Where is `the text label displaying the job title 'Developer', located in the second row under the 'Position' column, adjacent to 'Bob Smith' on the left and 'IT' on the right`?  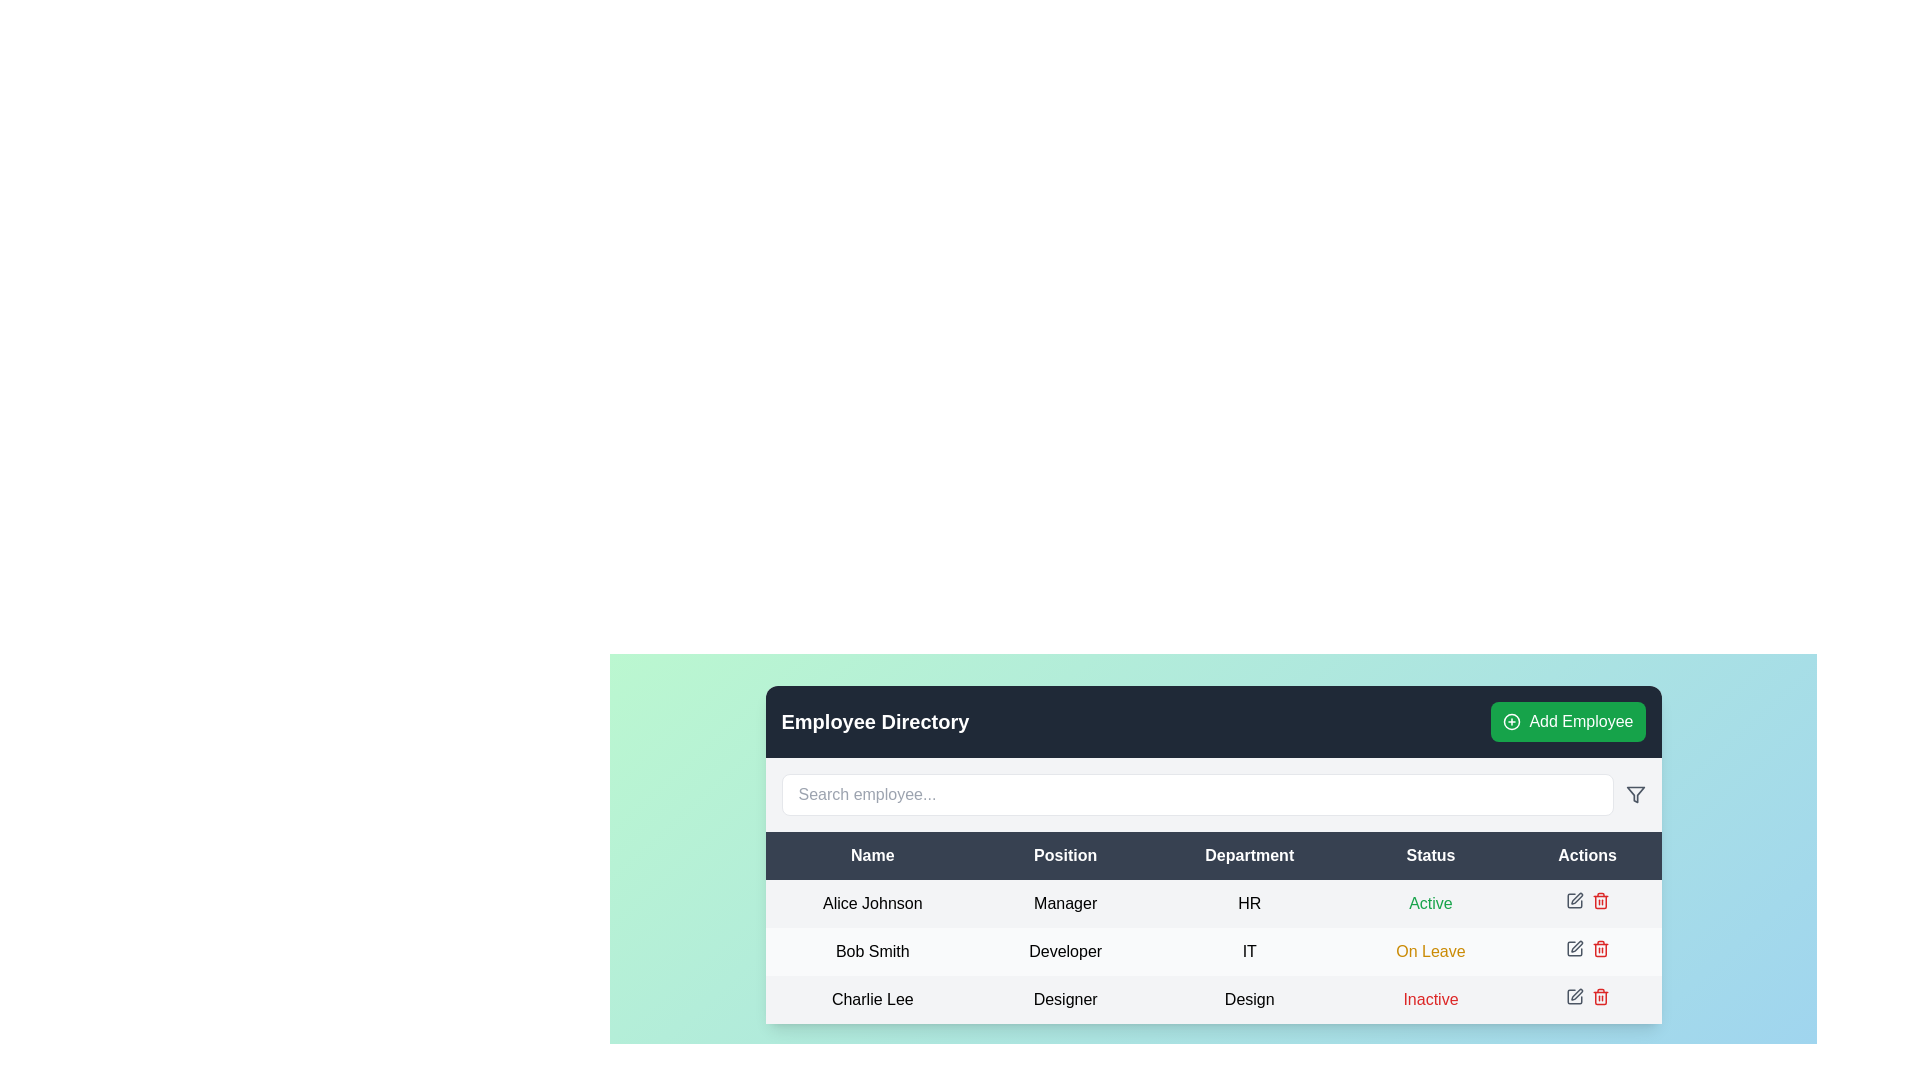
the text label displaying the job title 'Developer', located in the second row under the 'Position' column, adjacent to 'Bob Smith' on the left and 'IT' on the right is located at coordinates (1064, 951).